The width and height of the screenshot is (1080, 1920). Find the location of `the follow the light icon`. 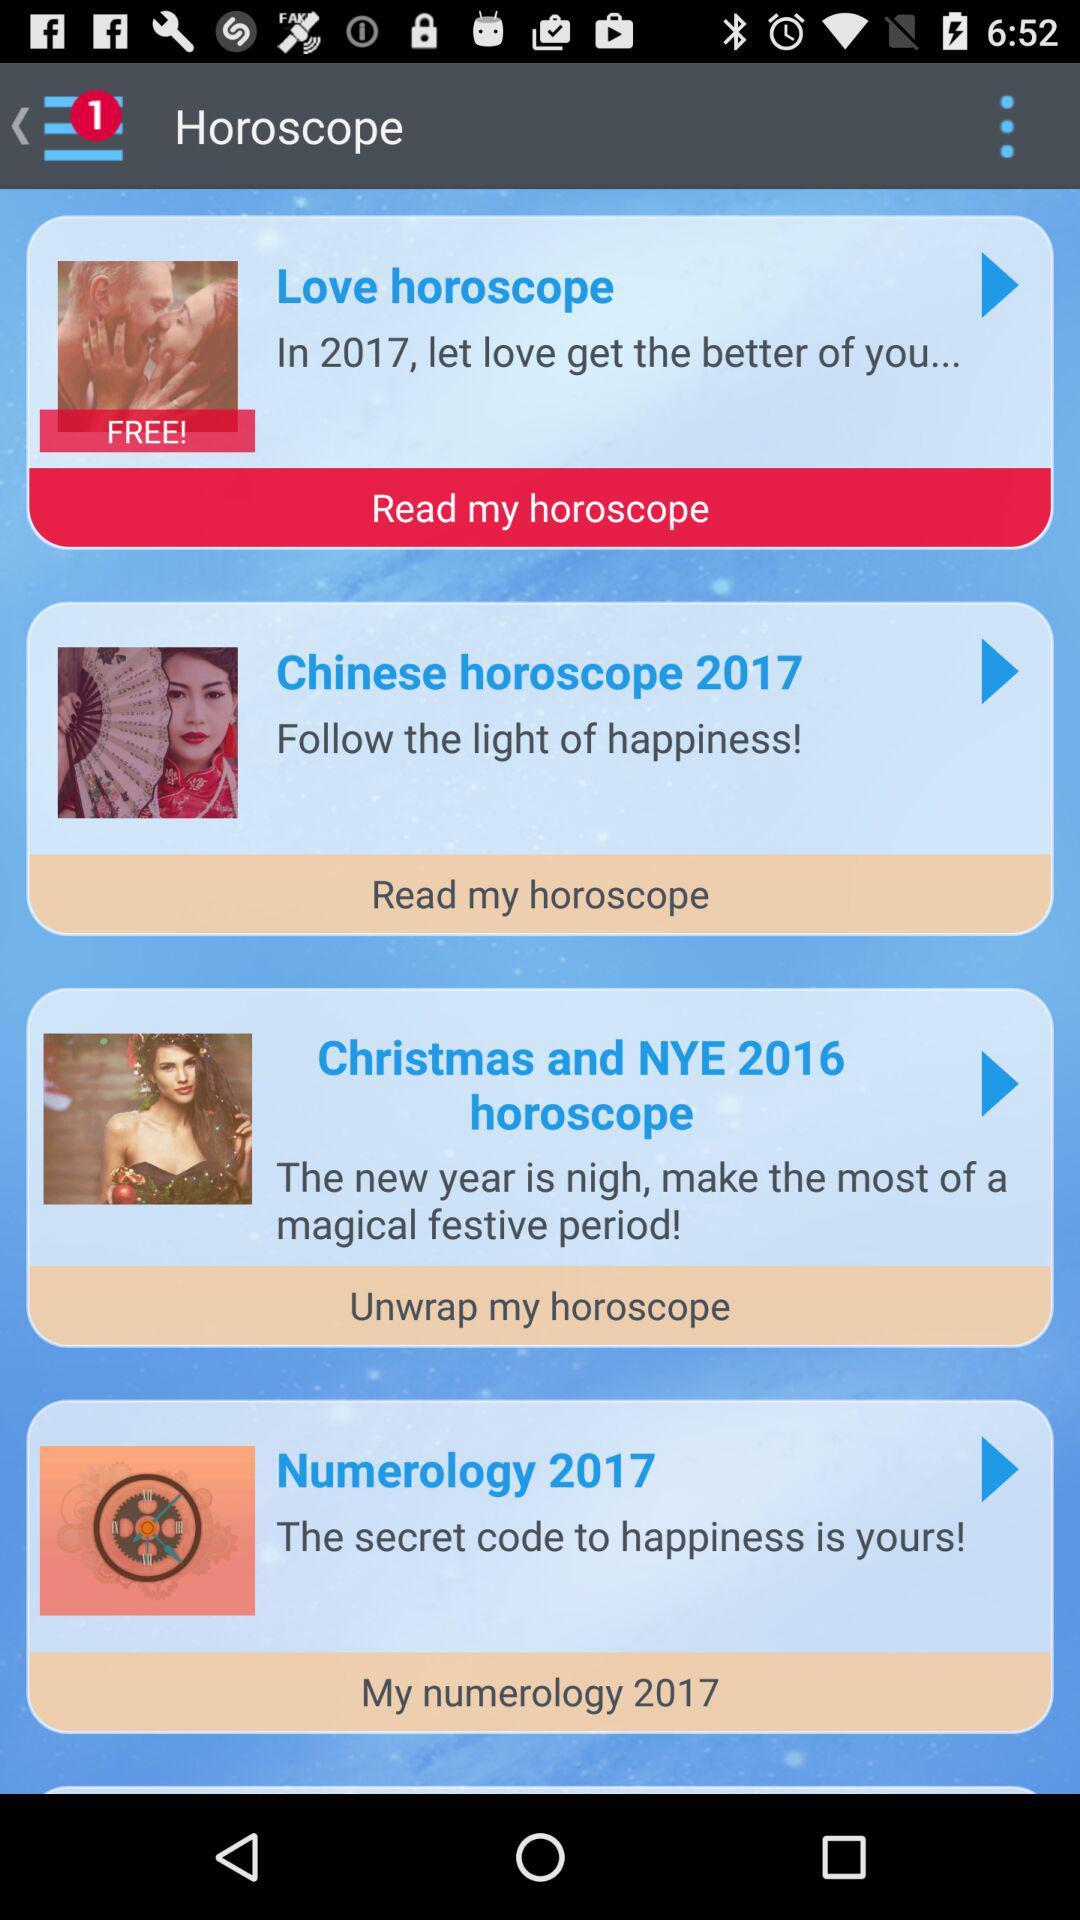

the follow the light icon is located at coordinates (538, 735).